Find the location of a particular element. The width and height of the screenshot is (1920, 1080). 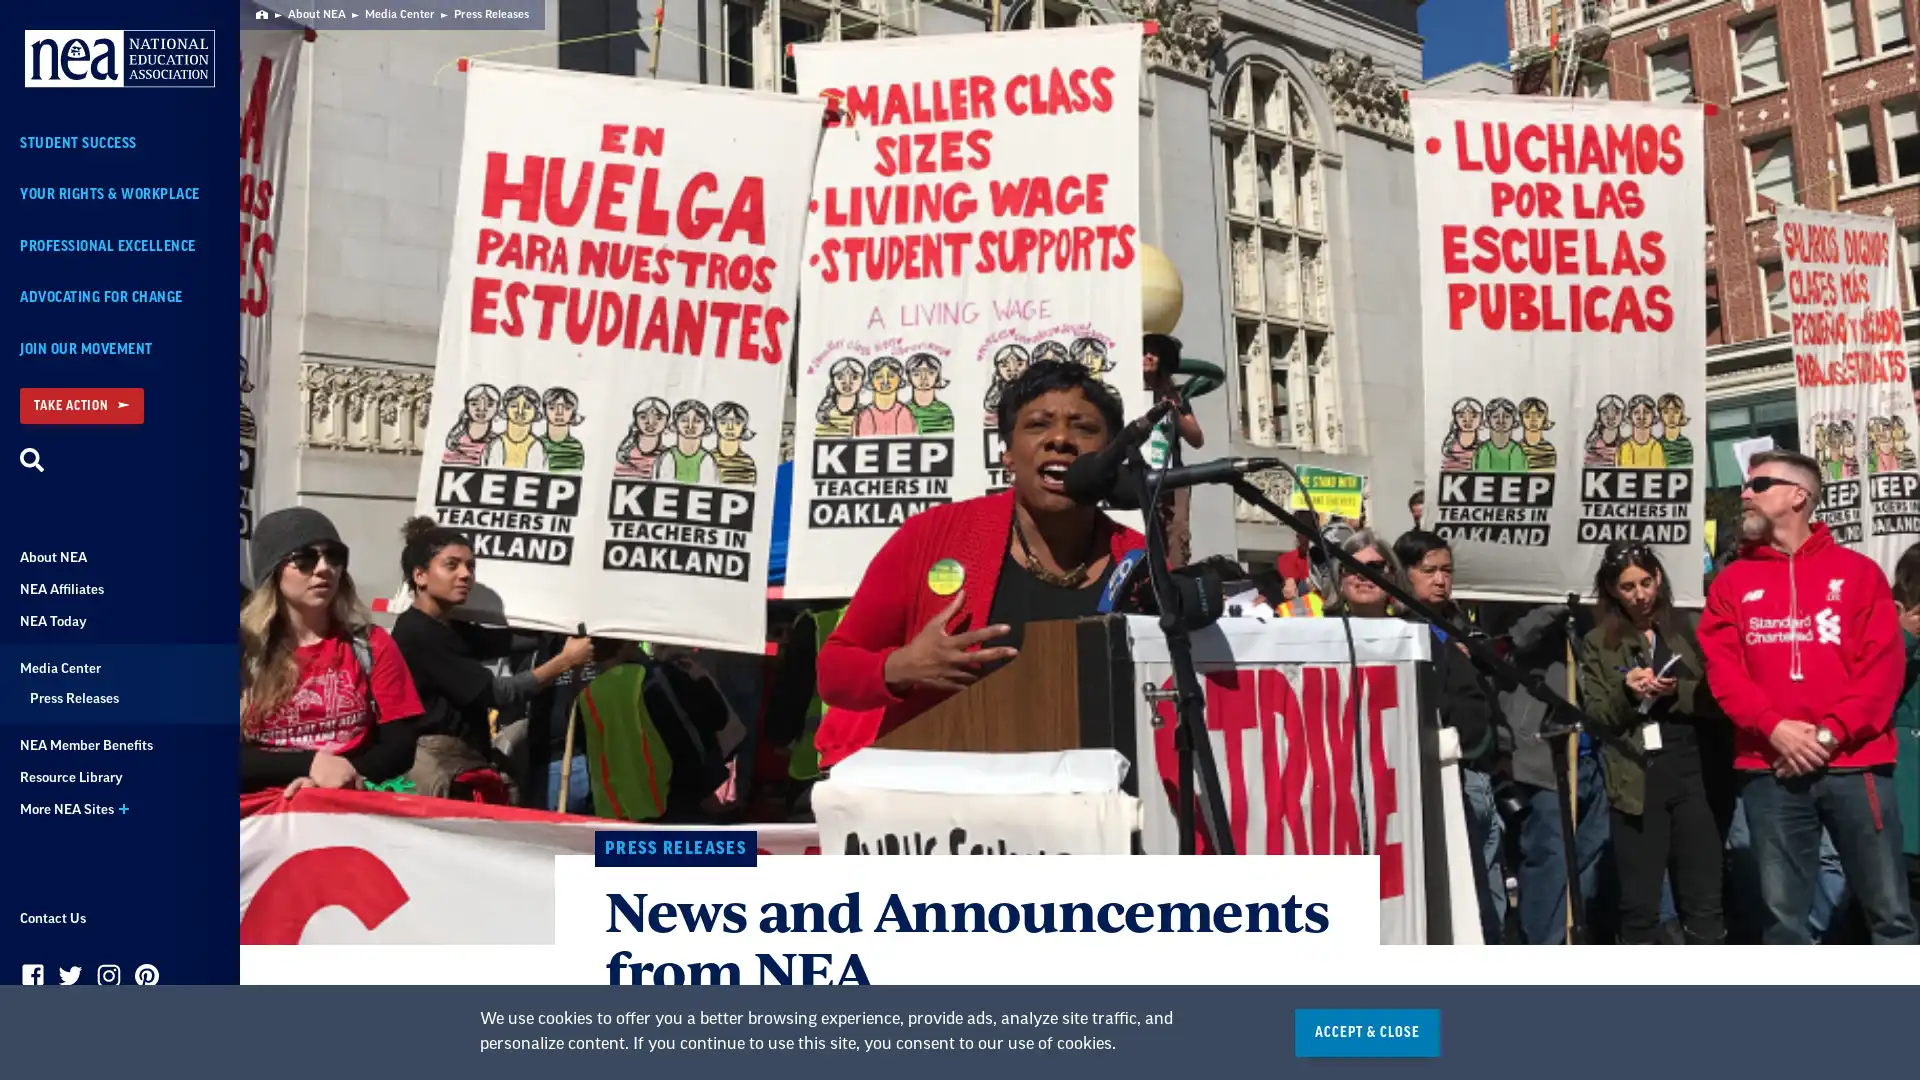

Search is located at coordinates (32, 461).